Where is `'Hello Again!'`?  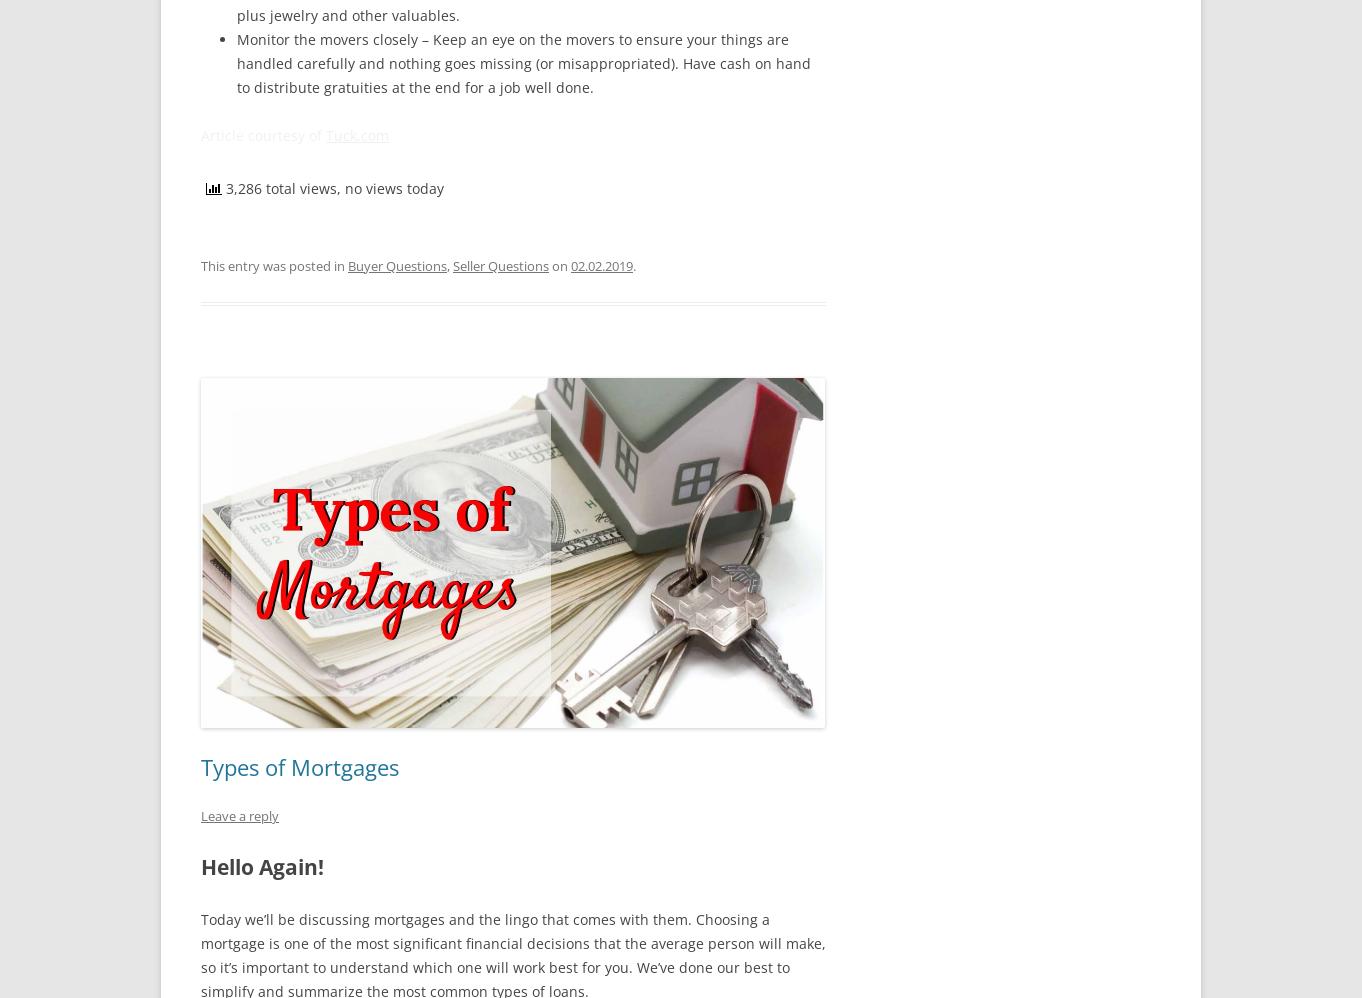
'Hello Again!' is located at coordinates (201, 865).